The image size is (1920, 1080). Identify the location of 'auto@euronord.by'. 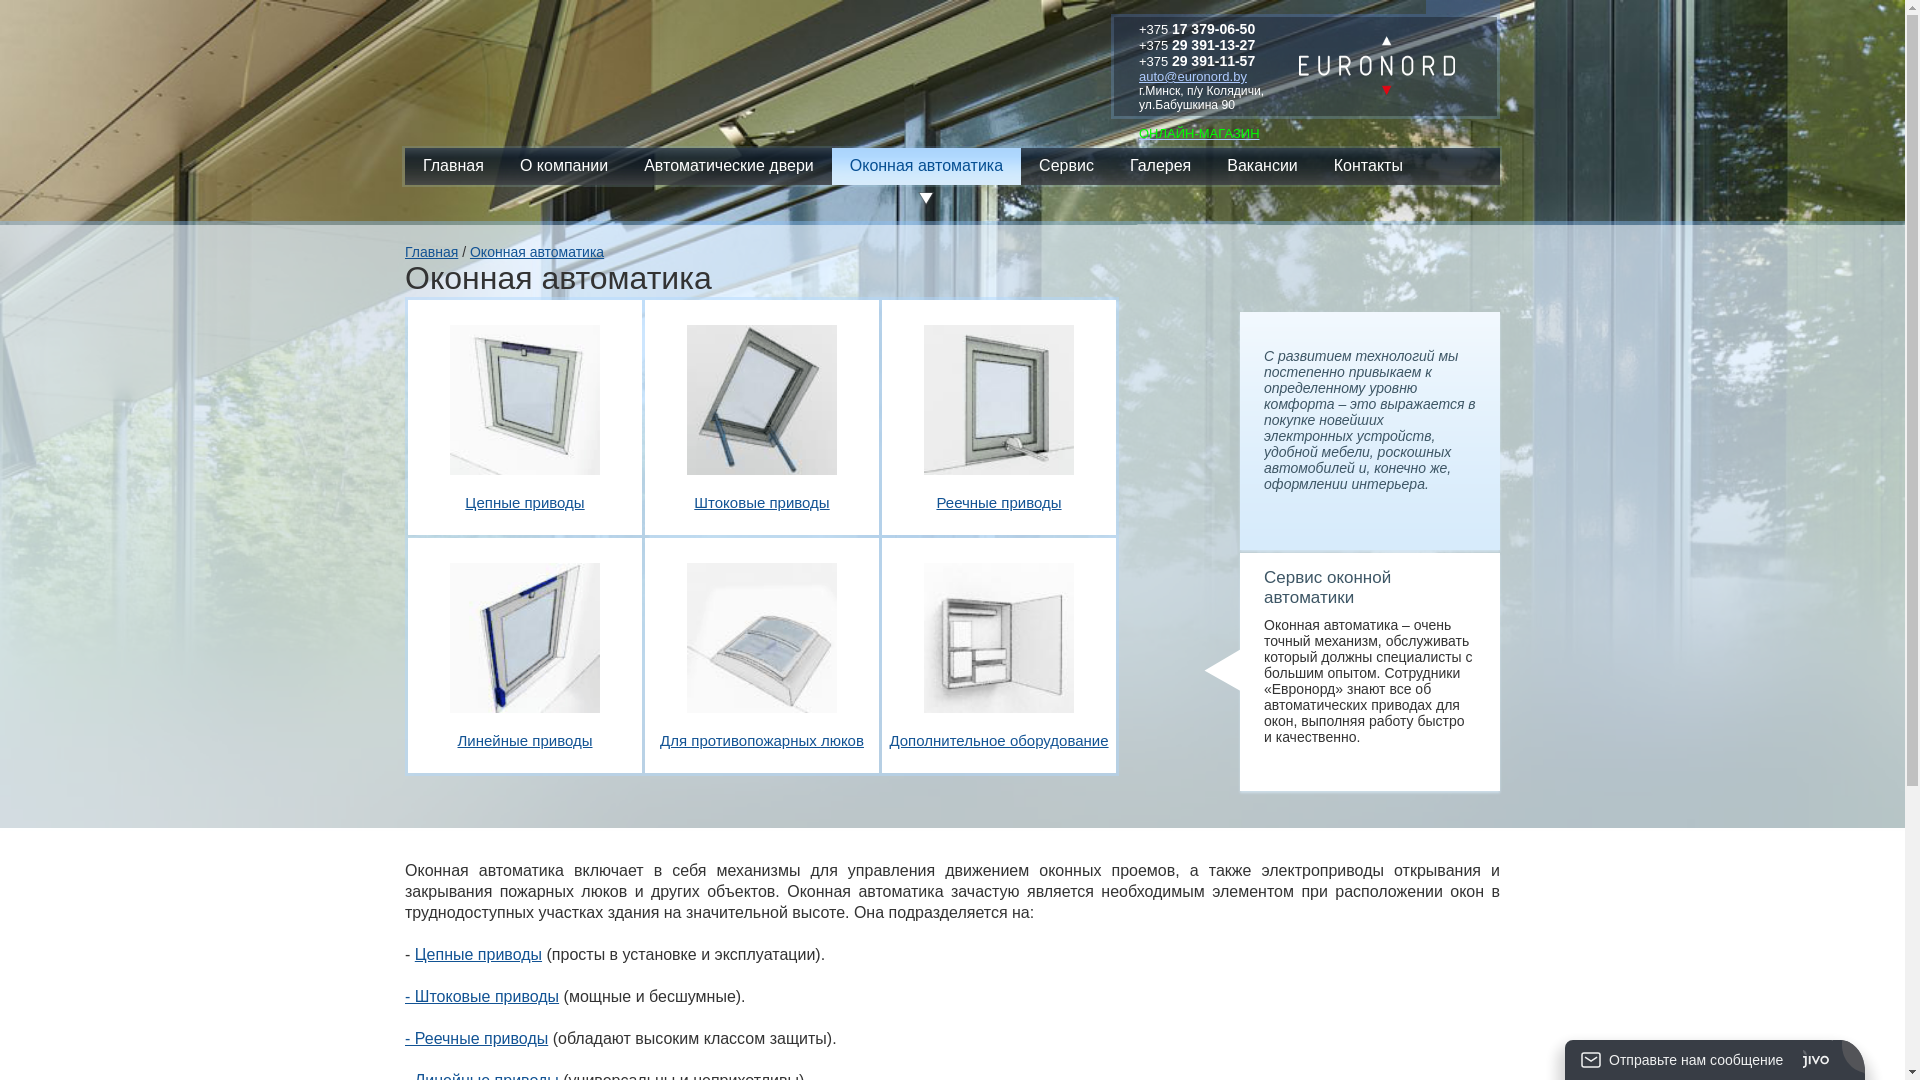
(1138, 75).